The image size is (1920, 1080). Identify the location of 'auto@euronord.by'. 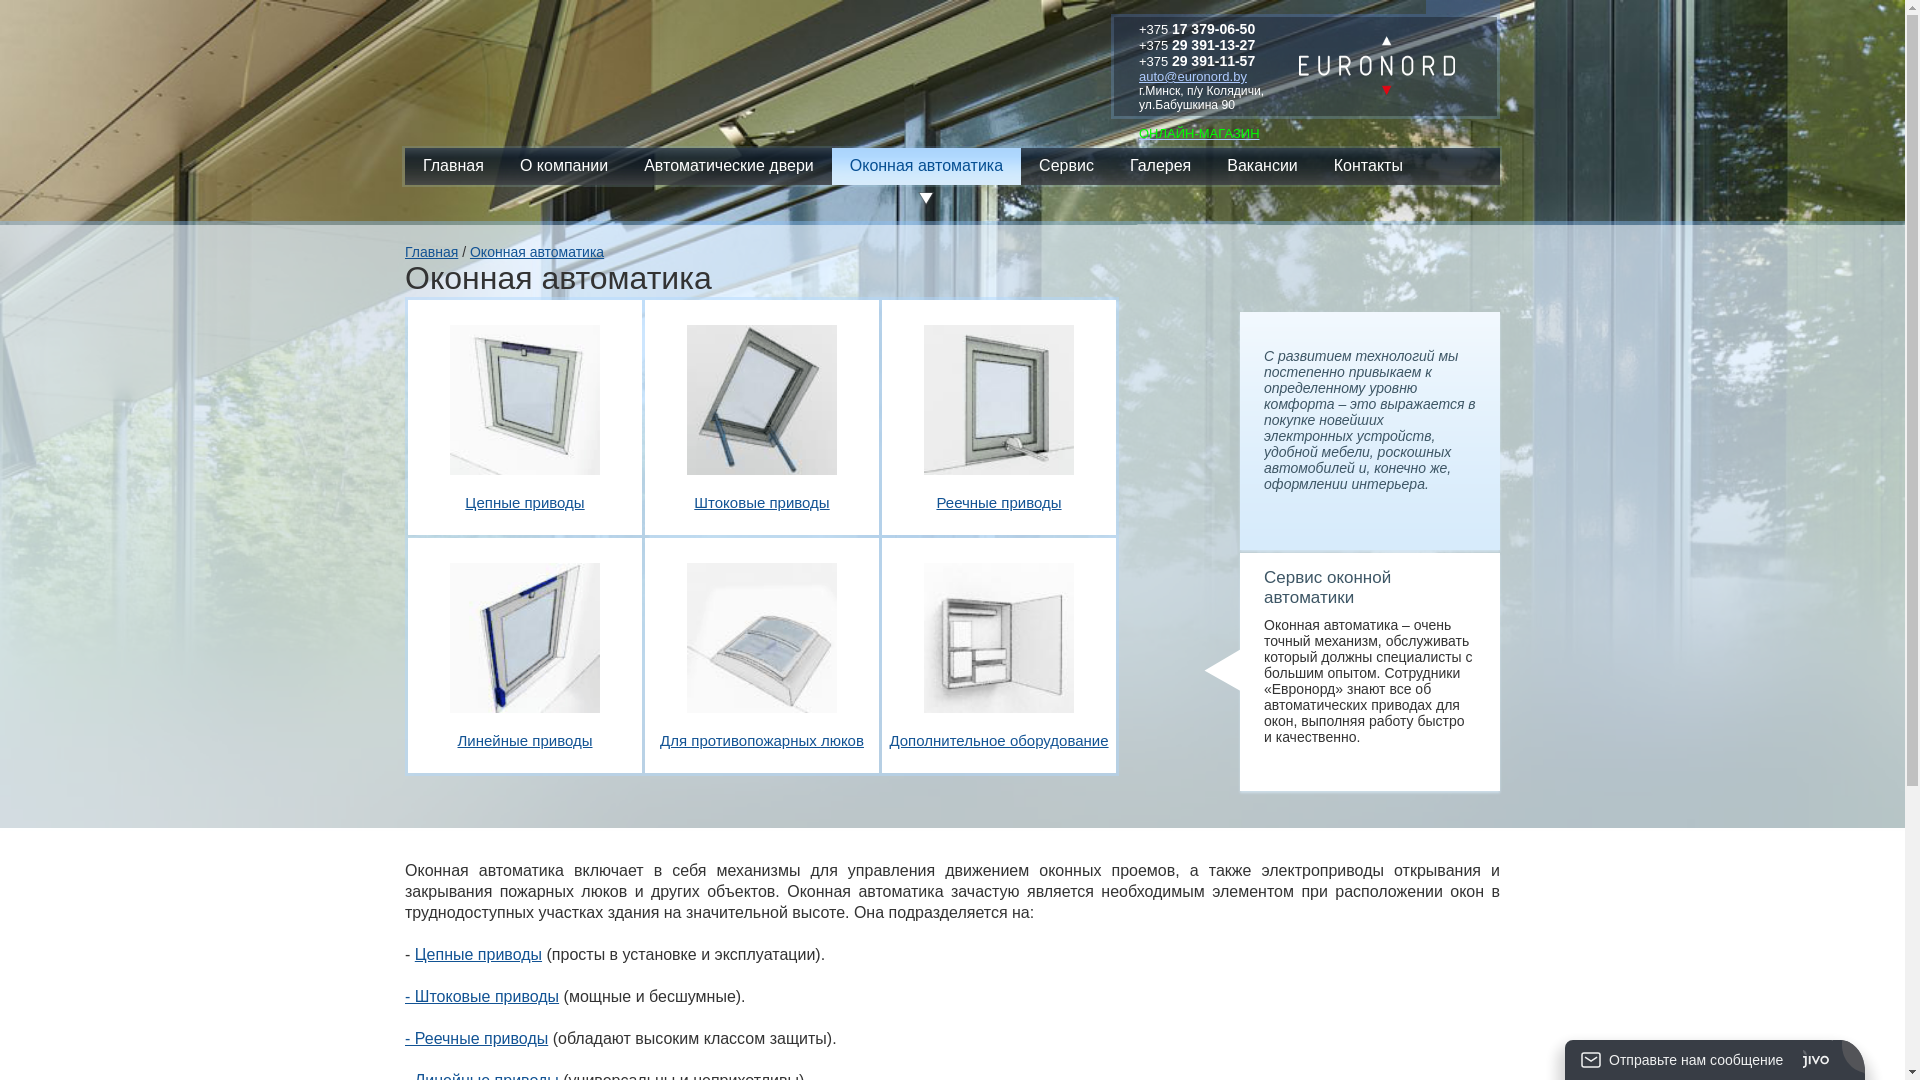
(1138, 75).